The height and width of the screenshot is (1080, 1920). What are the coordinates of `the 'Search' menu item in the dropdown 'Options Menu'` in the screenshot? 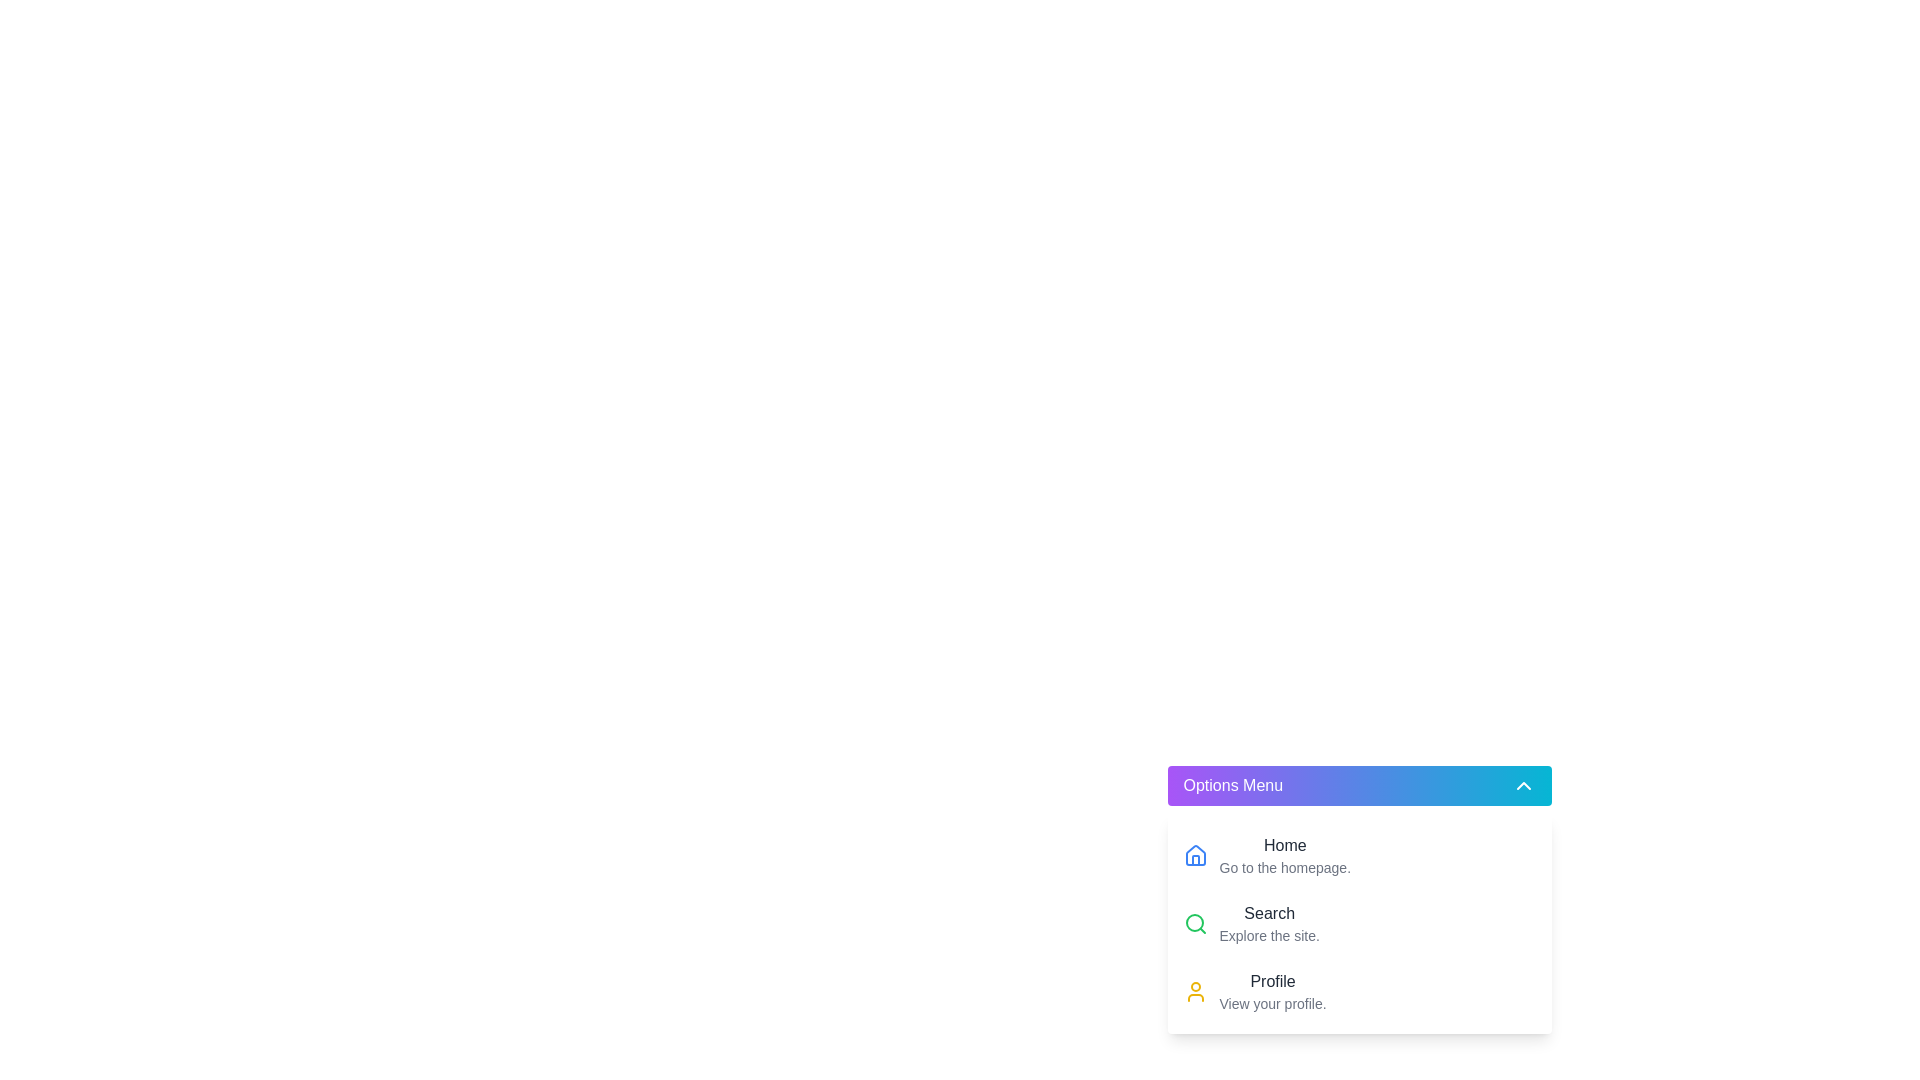 It's located at (1359, 898).